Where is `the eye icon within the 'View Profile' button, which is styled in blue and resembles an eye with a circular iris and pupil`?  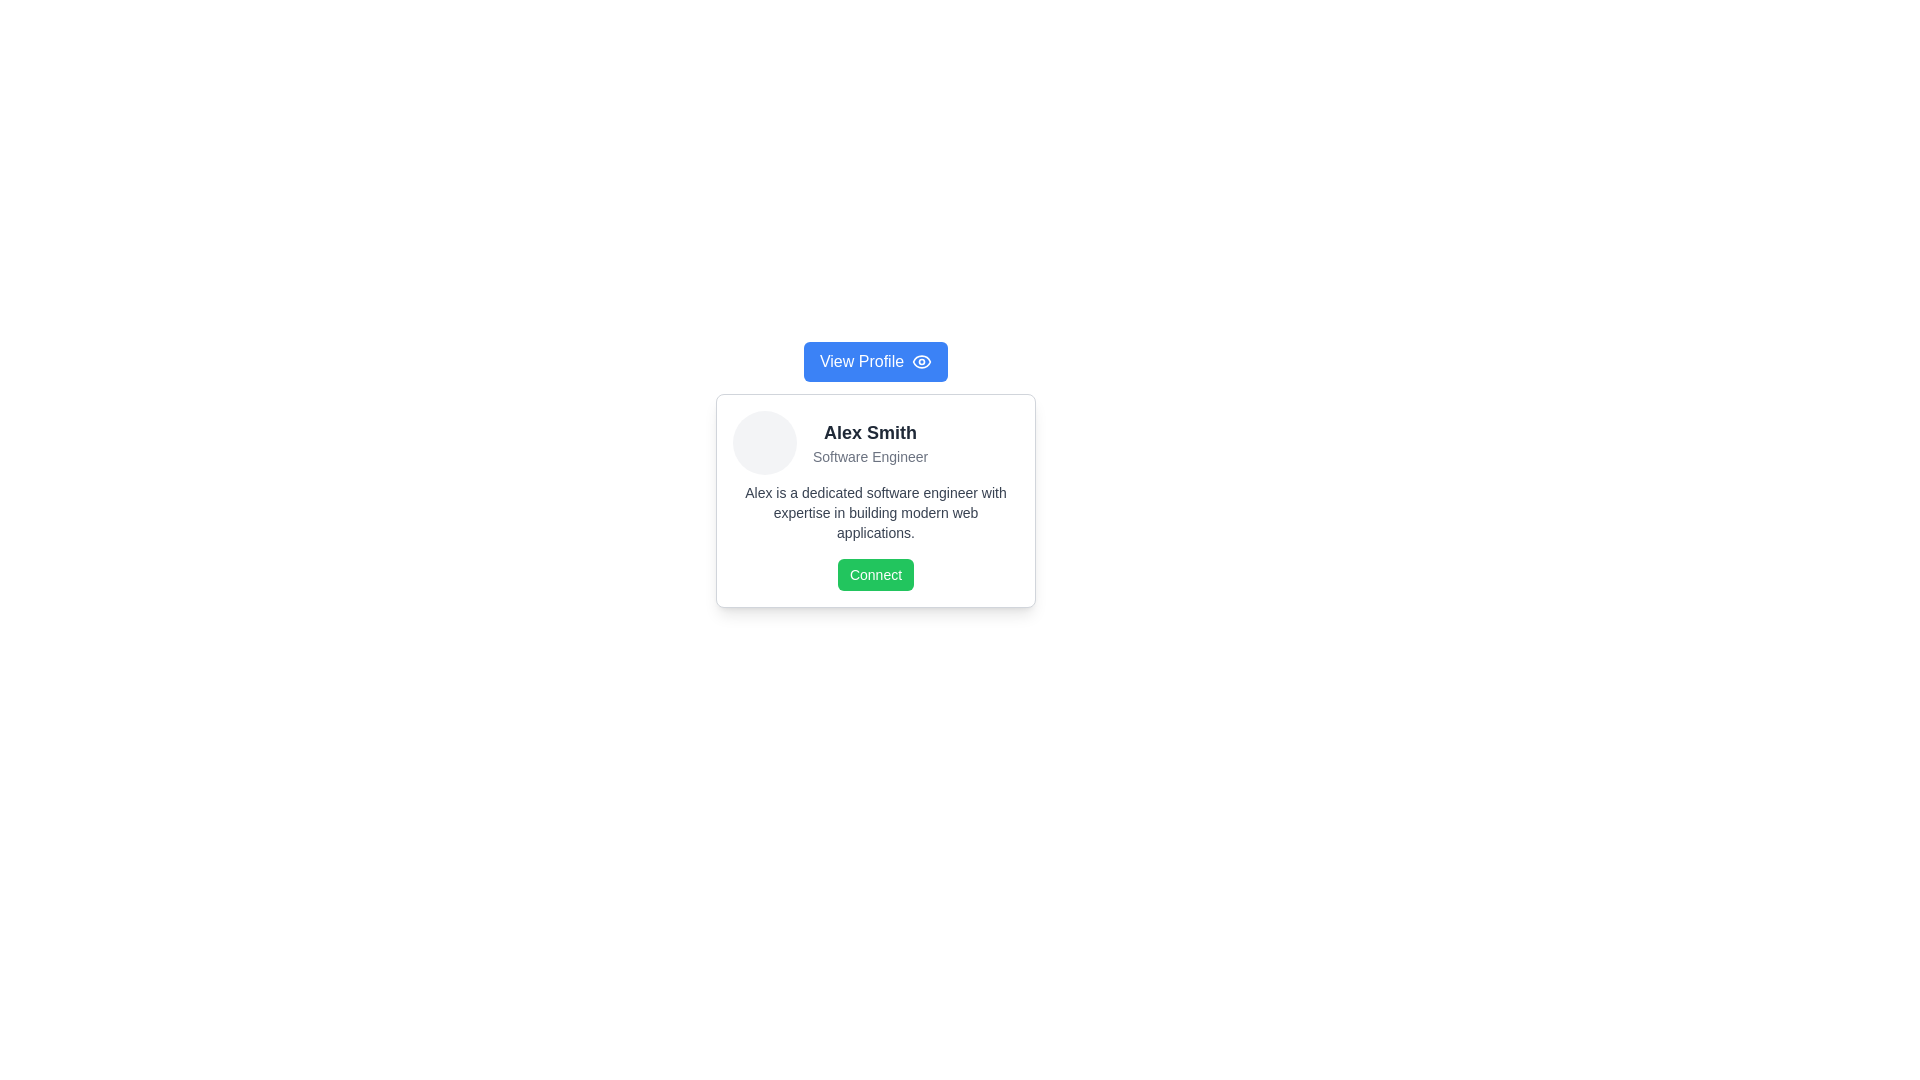 the eye icon within the 'View Profile' button, which is styled in blue and resembles an eye with a circular iris and pupil is located at coordinates (921, 362).